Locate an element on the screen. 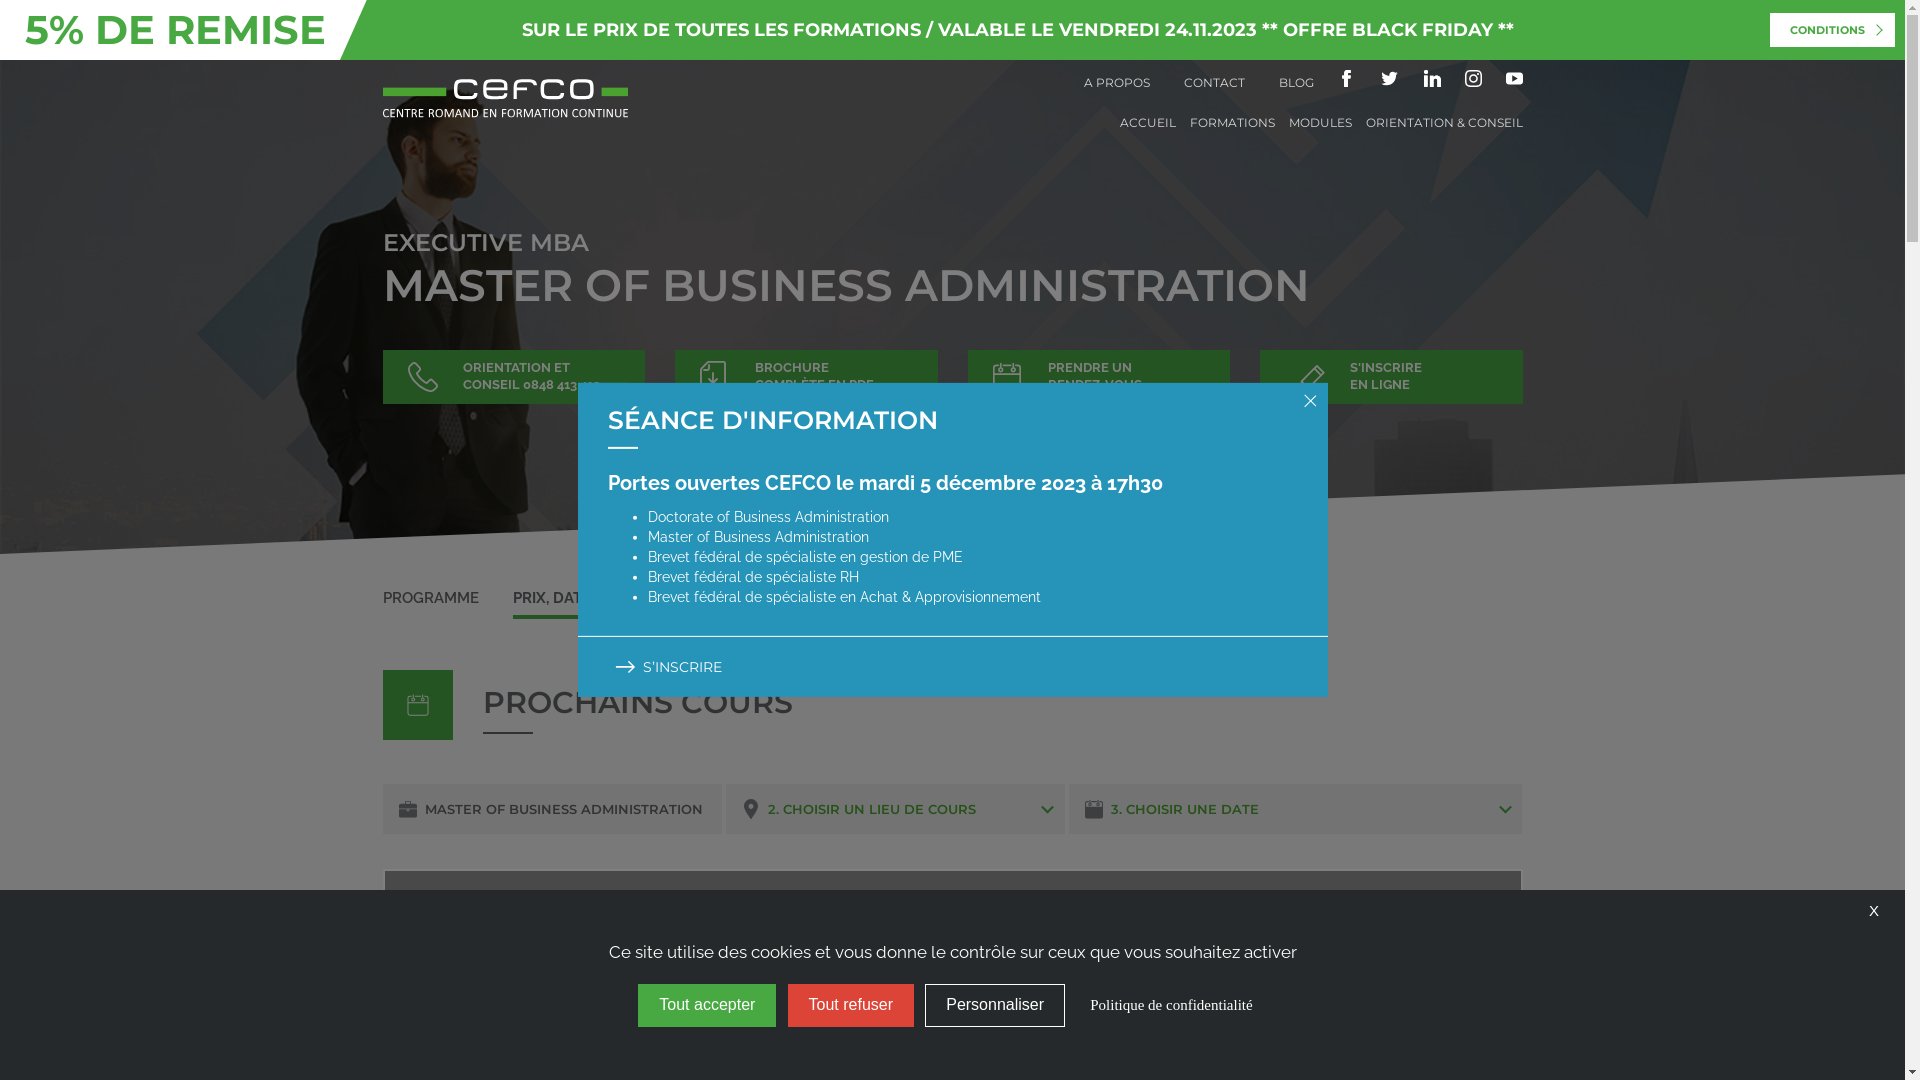 This screenshot has width=1920, height=1080. 'CONDITIONS' is located at coordinates (1832, 30).